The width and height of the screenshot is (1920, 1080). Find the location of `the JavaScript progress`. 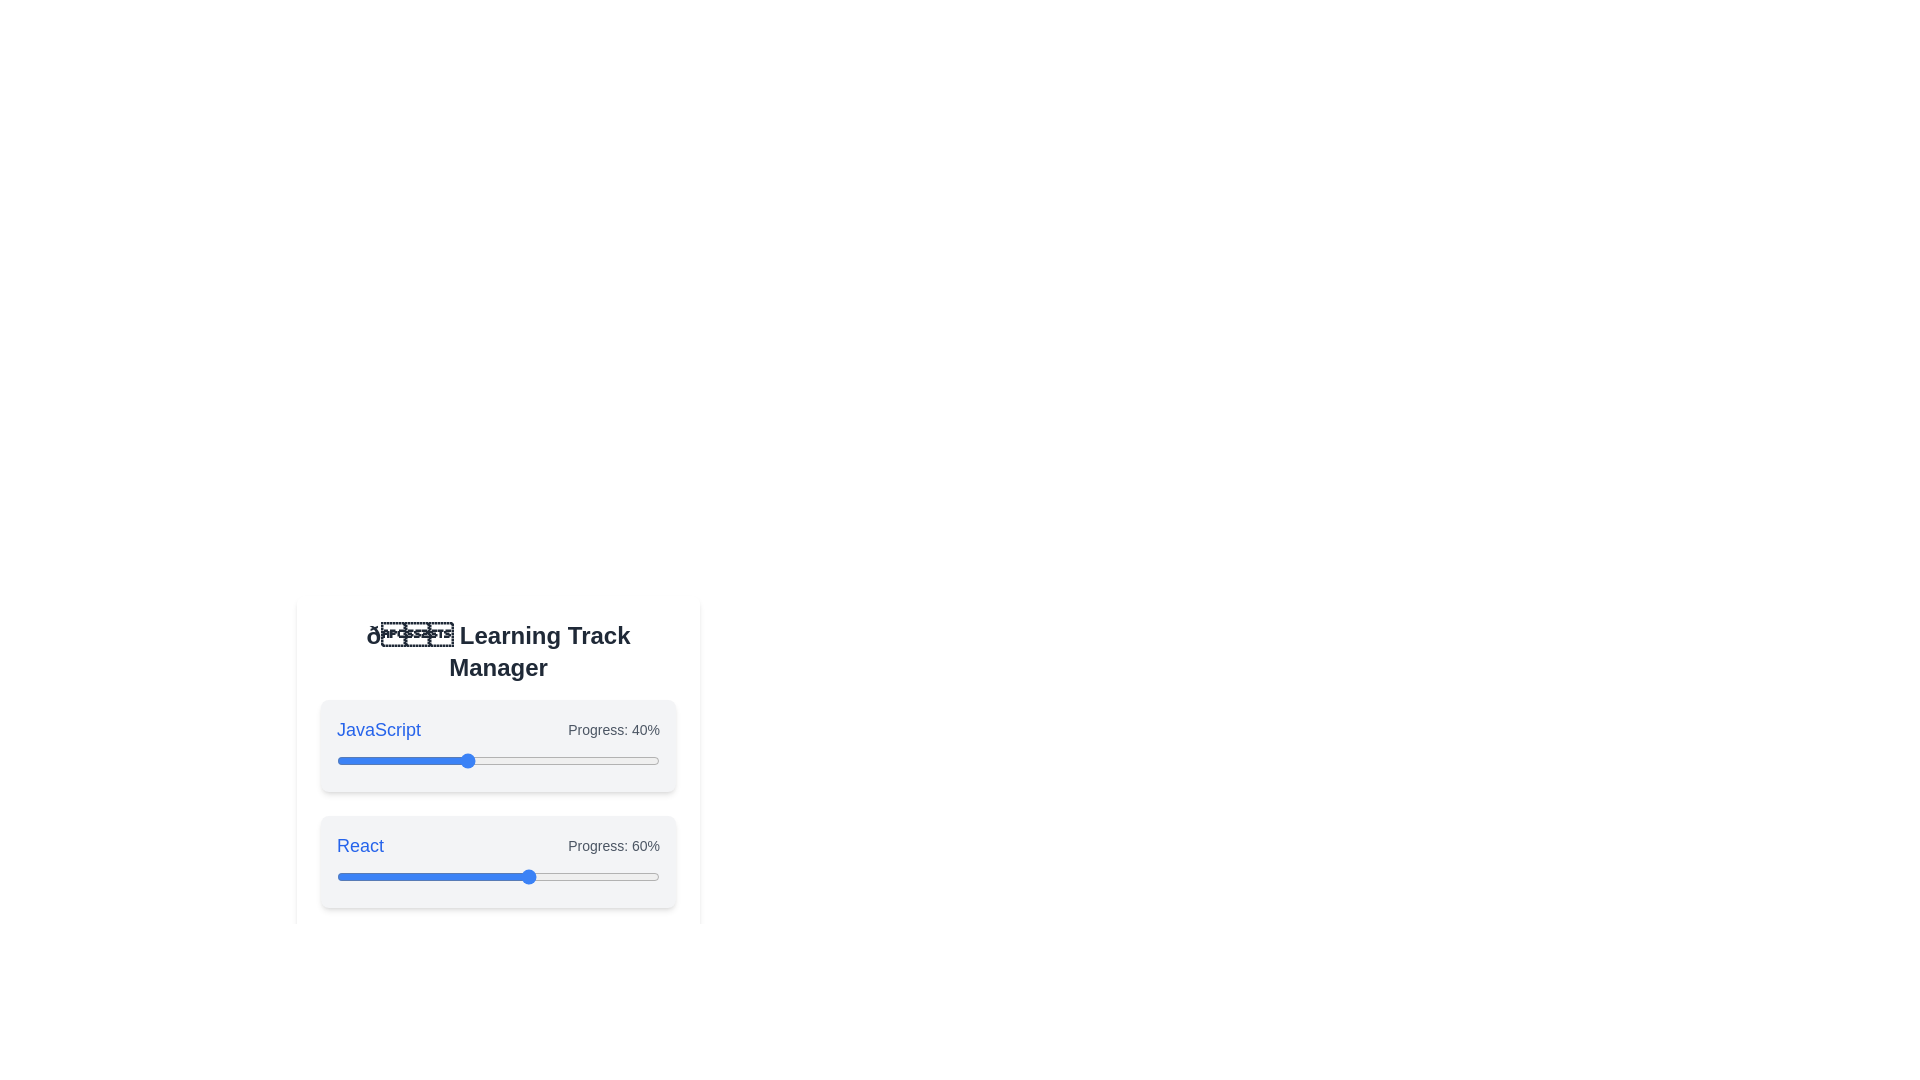

the JavaScript progress is located at coordinates (533, 760).